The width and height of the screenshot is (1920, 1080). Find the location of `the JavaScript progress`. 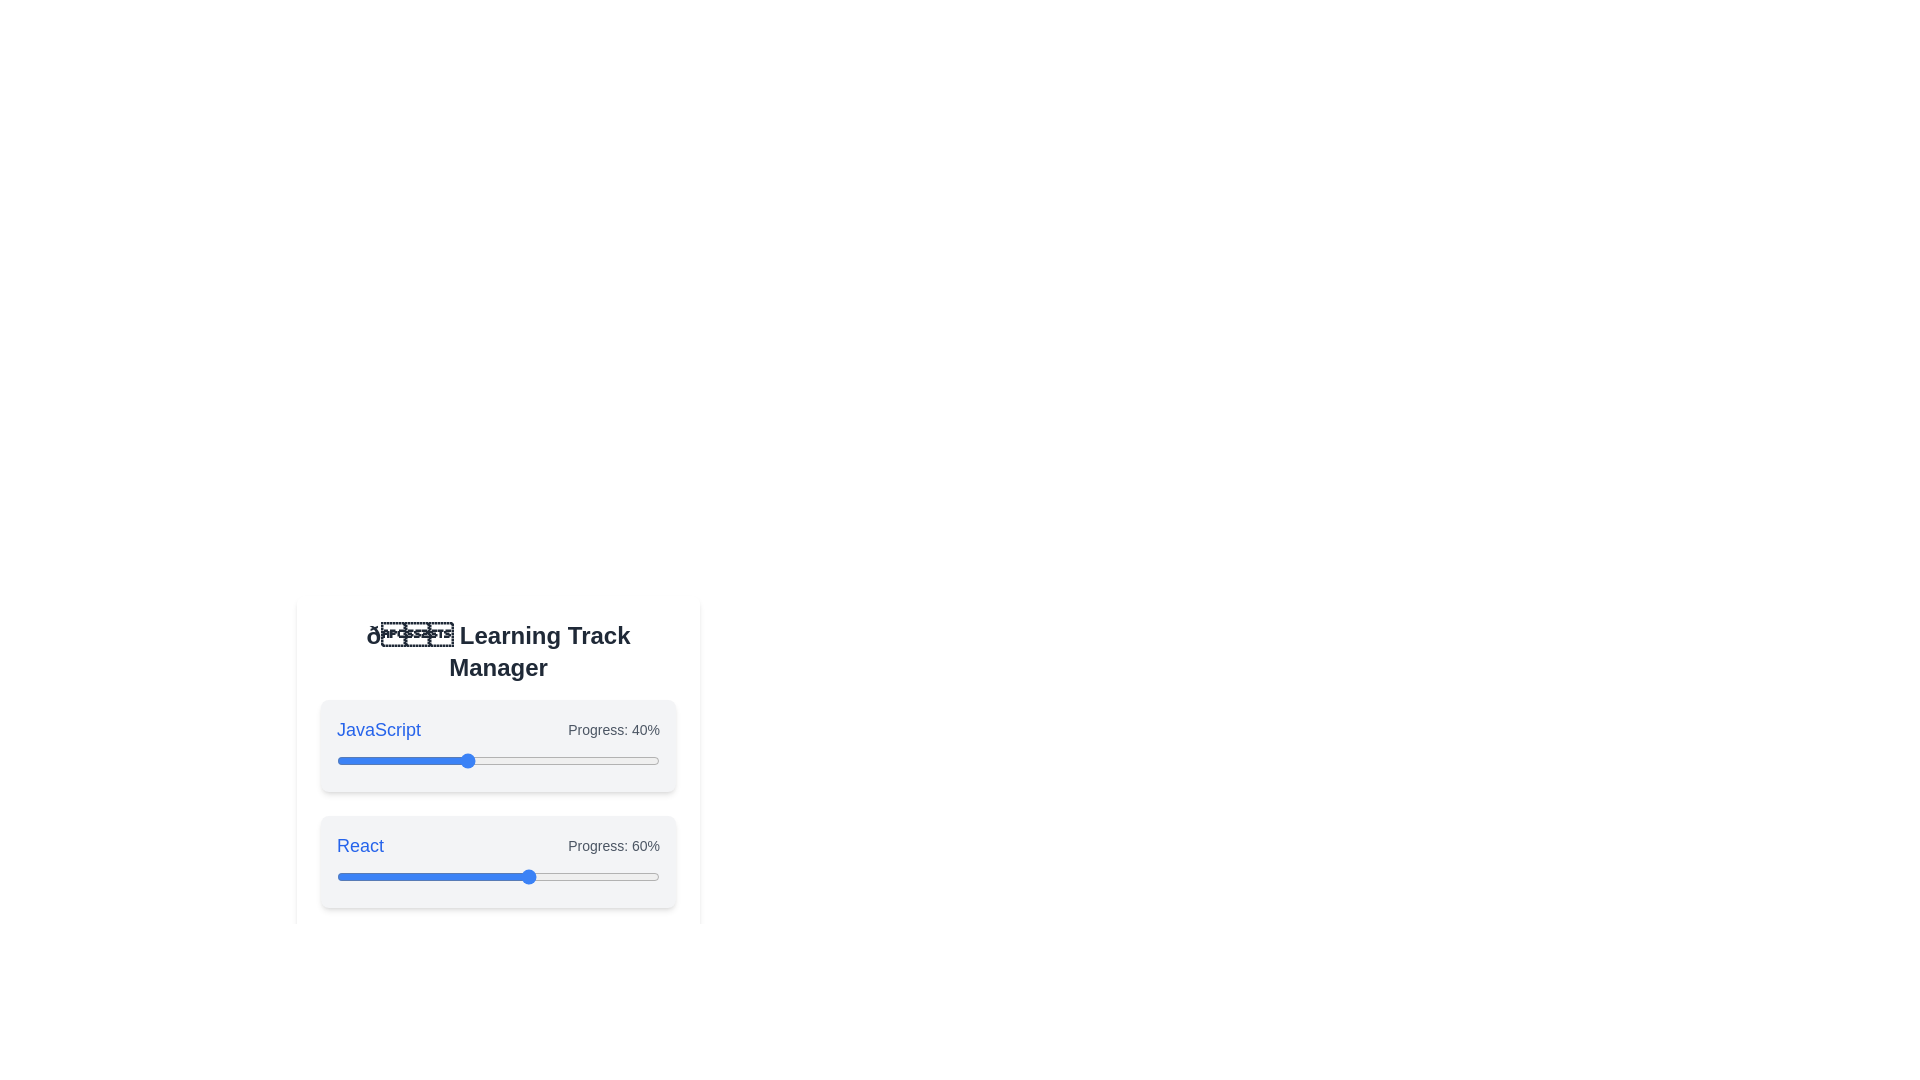

the JavaScript progress is located at coordinates (533, 760).